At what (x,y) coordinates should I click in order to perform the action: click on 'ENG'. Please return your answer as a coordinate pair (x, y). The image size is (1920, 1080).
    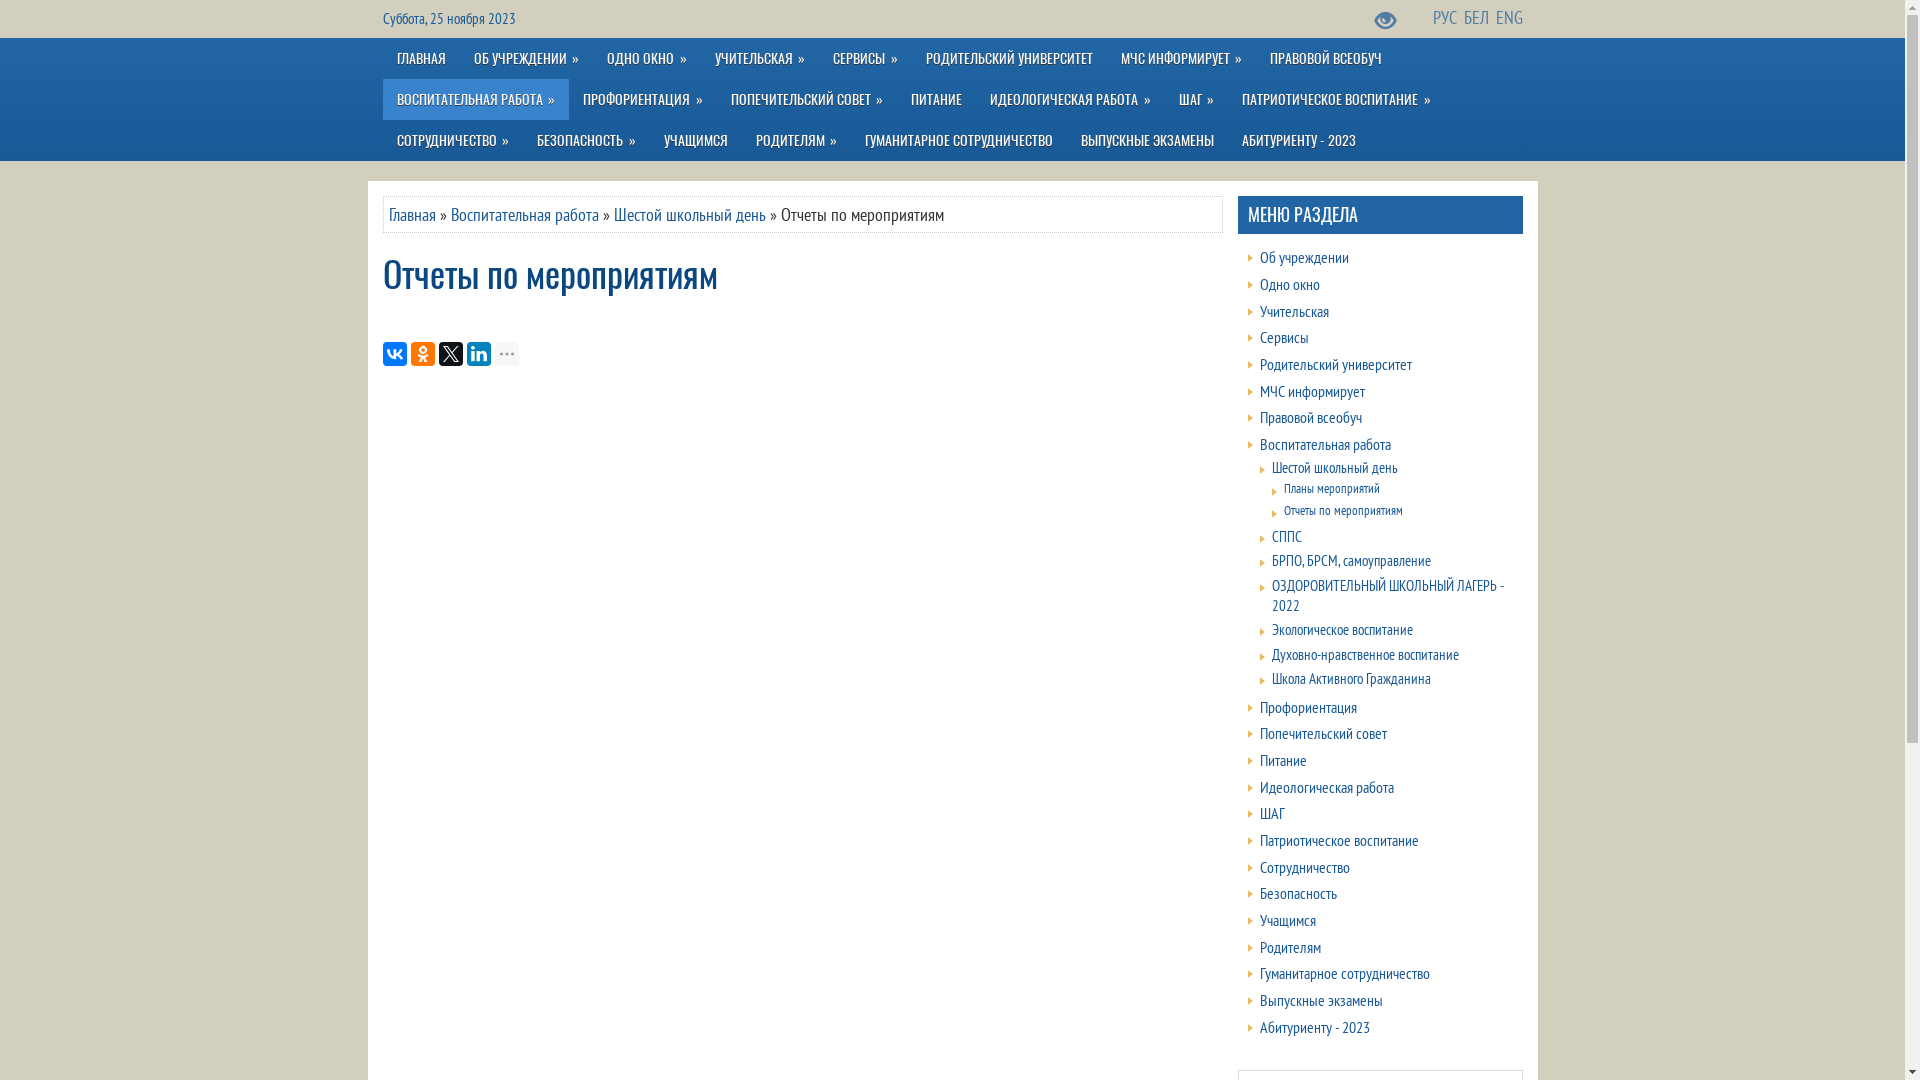
    Looking at the image, I should click on (1509, 17).